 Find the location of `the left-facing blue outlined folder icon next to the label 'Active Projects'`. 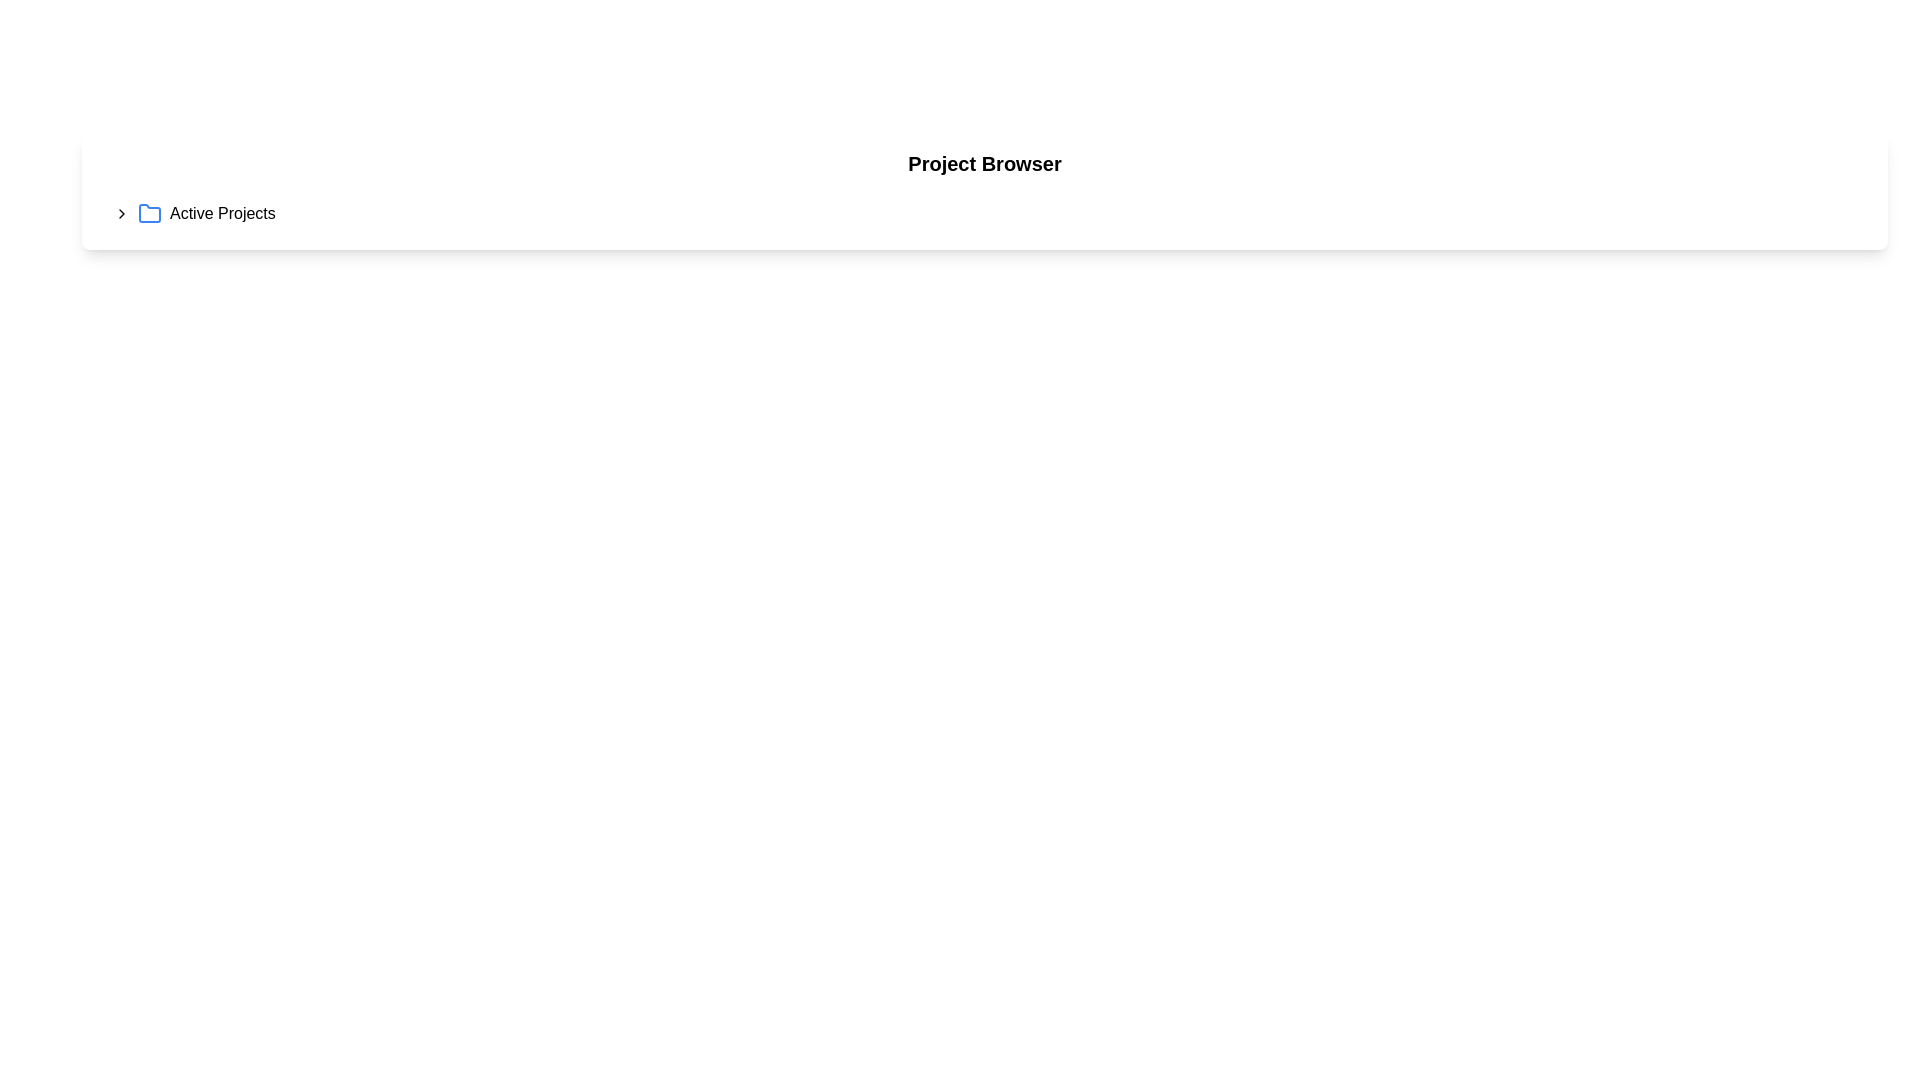

the left-facing blue outlined folder icon next to the label 'Active Projects' is located at coordinates (148, 213).